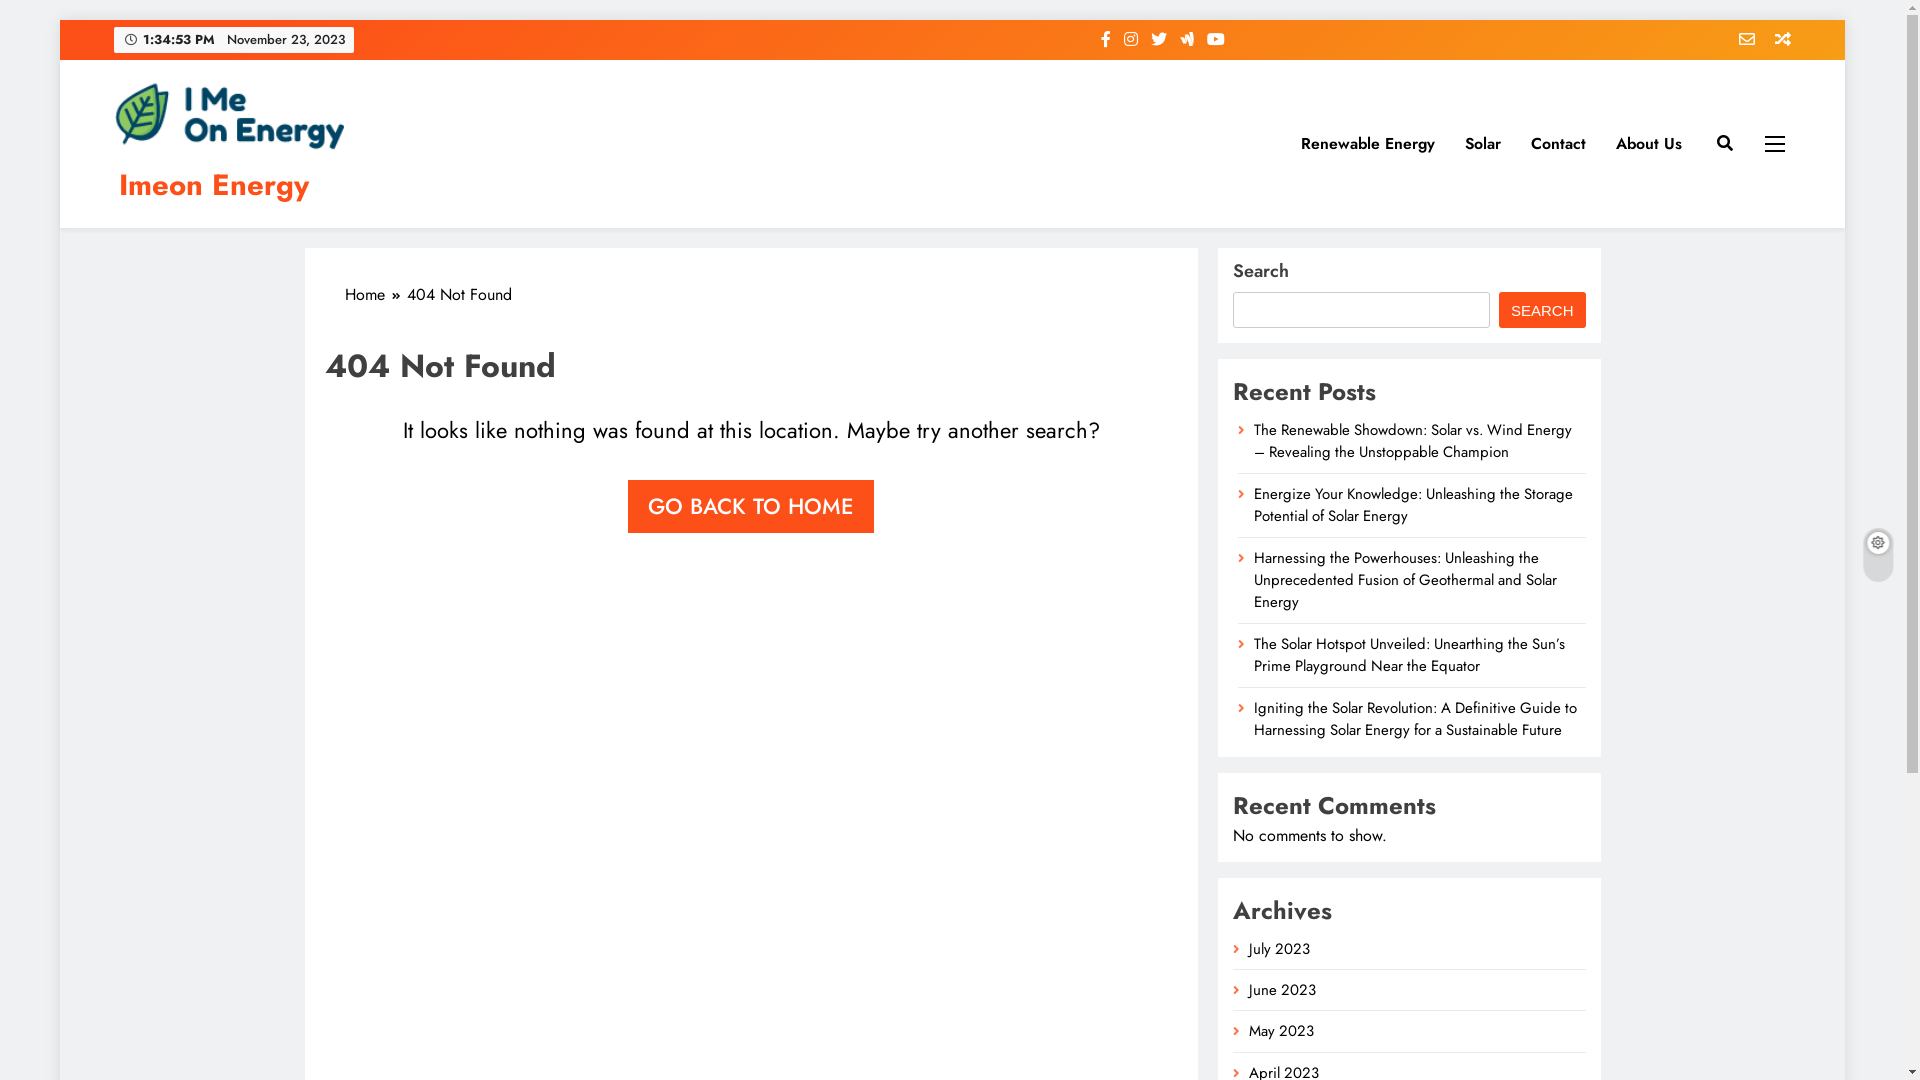  What do you see at coordinates (59, 19) in the screenshot?
I see `'Skip to content'` at bounding box center [59, 19].